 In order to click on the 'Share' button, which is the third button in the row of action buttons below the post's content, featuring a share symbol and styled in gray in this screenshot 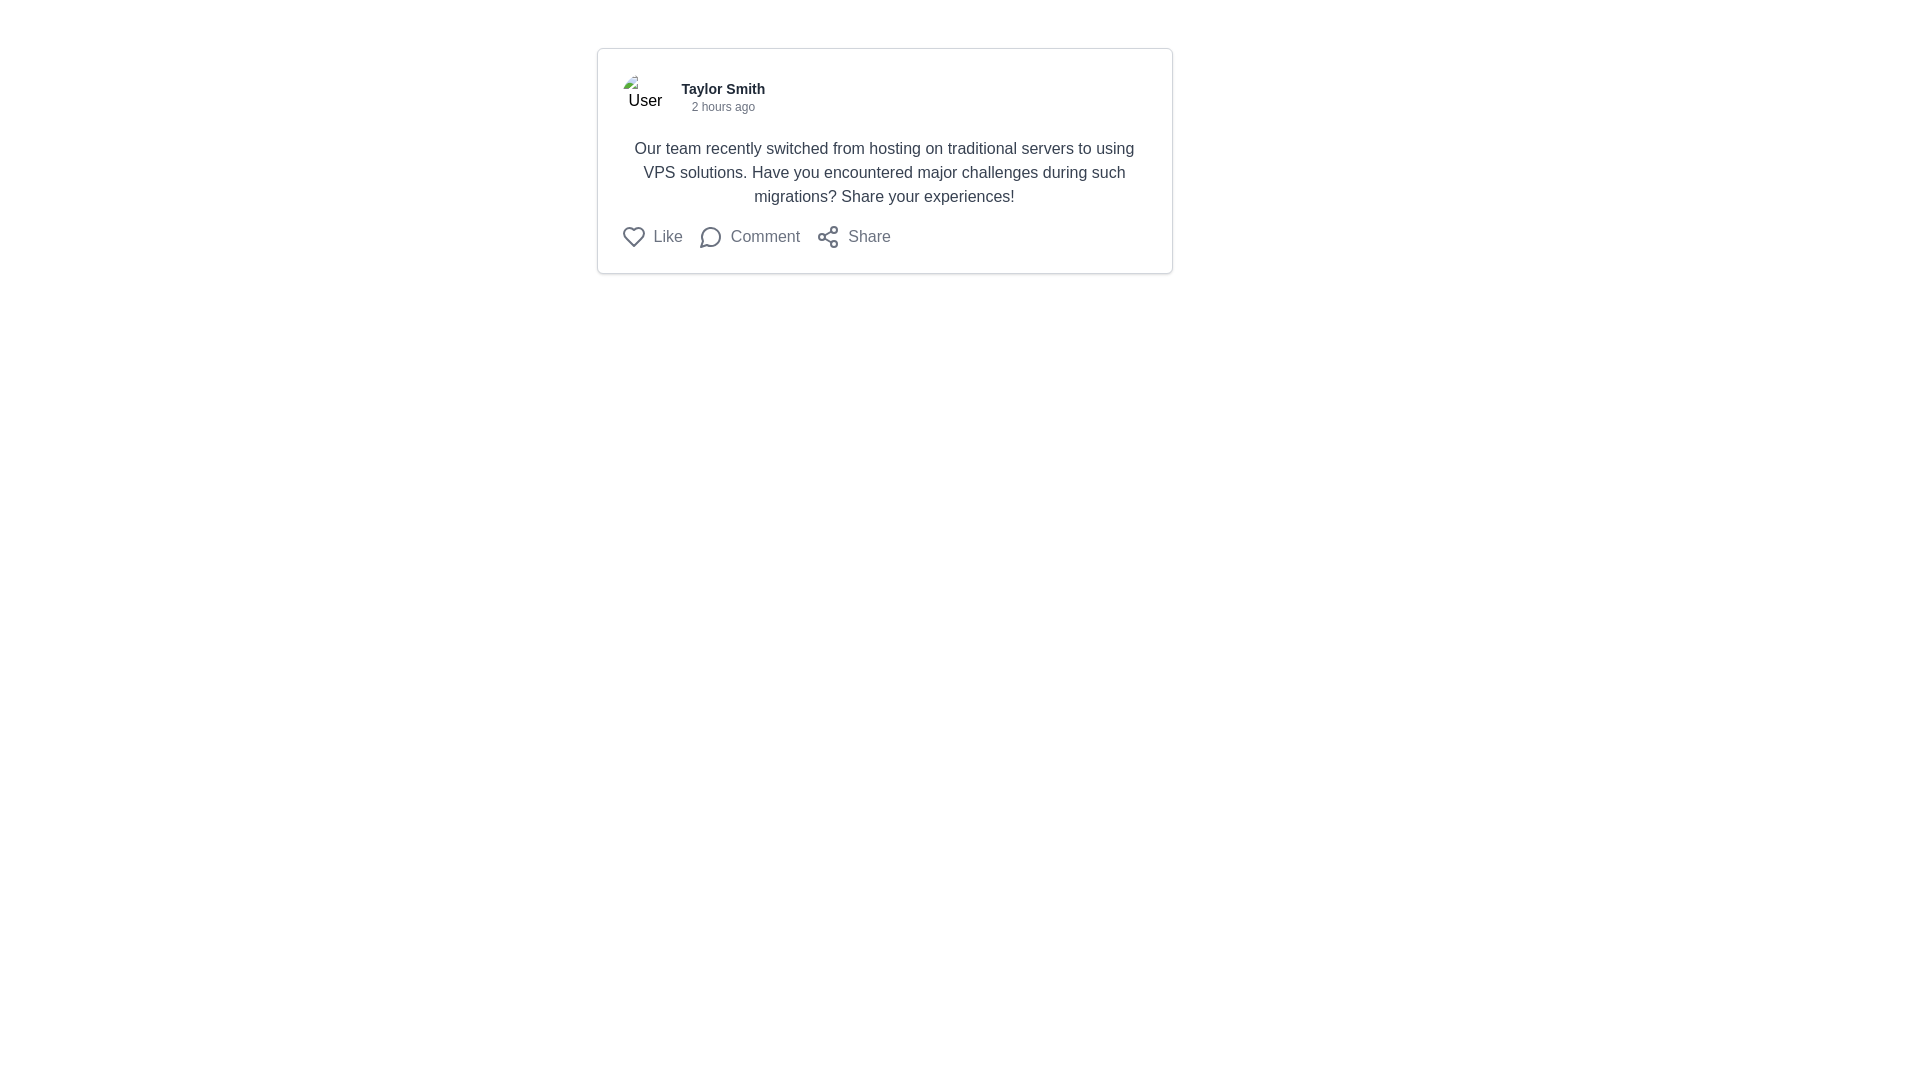, I will do `click(853, 235)`.